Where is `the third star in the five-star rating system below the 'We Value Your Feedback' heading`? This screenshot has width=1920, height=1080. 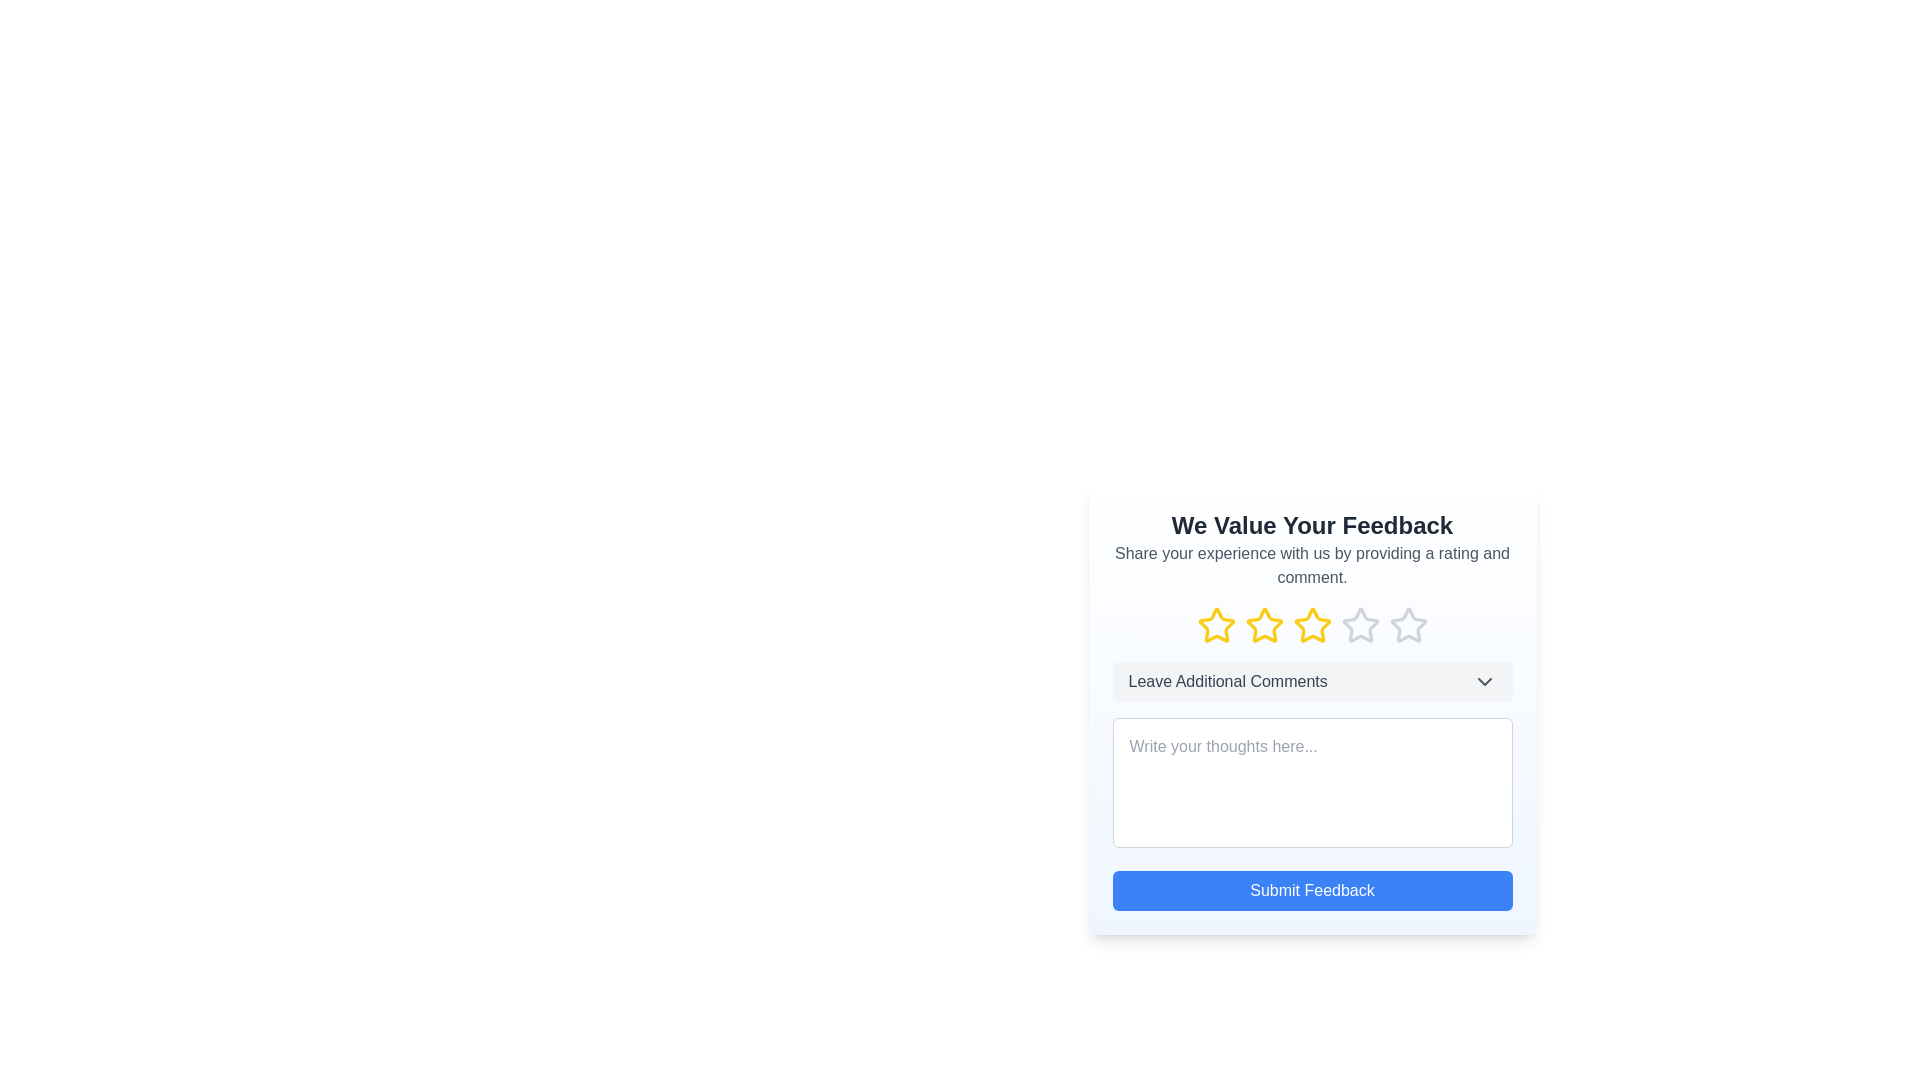 the third star in the five-star rating system below the 'We Value Your Feedback' heading is located at coordinates (1263, 624).